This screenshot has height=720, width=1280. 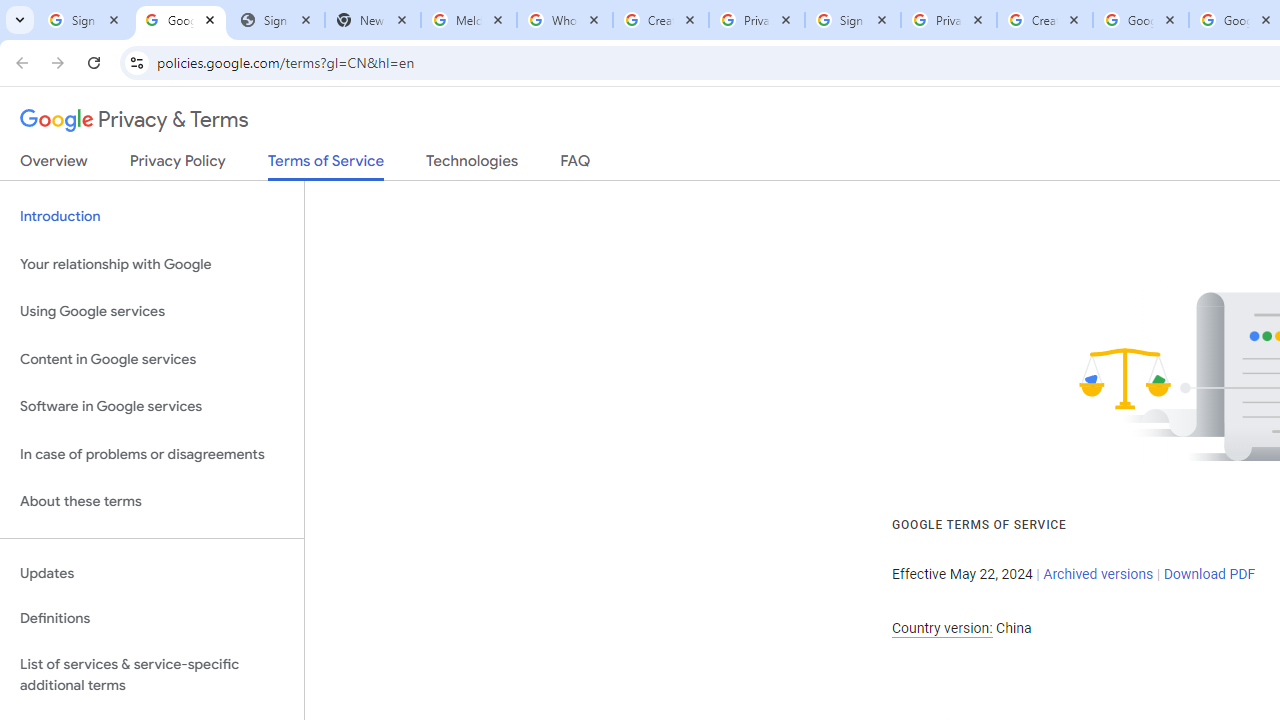 What do you see at coordinates (471, 164) in the screenshot?
I see `'Technologies'` at bounding box center [471, 164].